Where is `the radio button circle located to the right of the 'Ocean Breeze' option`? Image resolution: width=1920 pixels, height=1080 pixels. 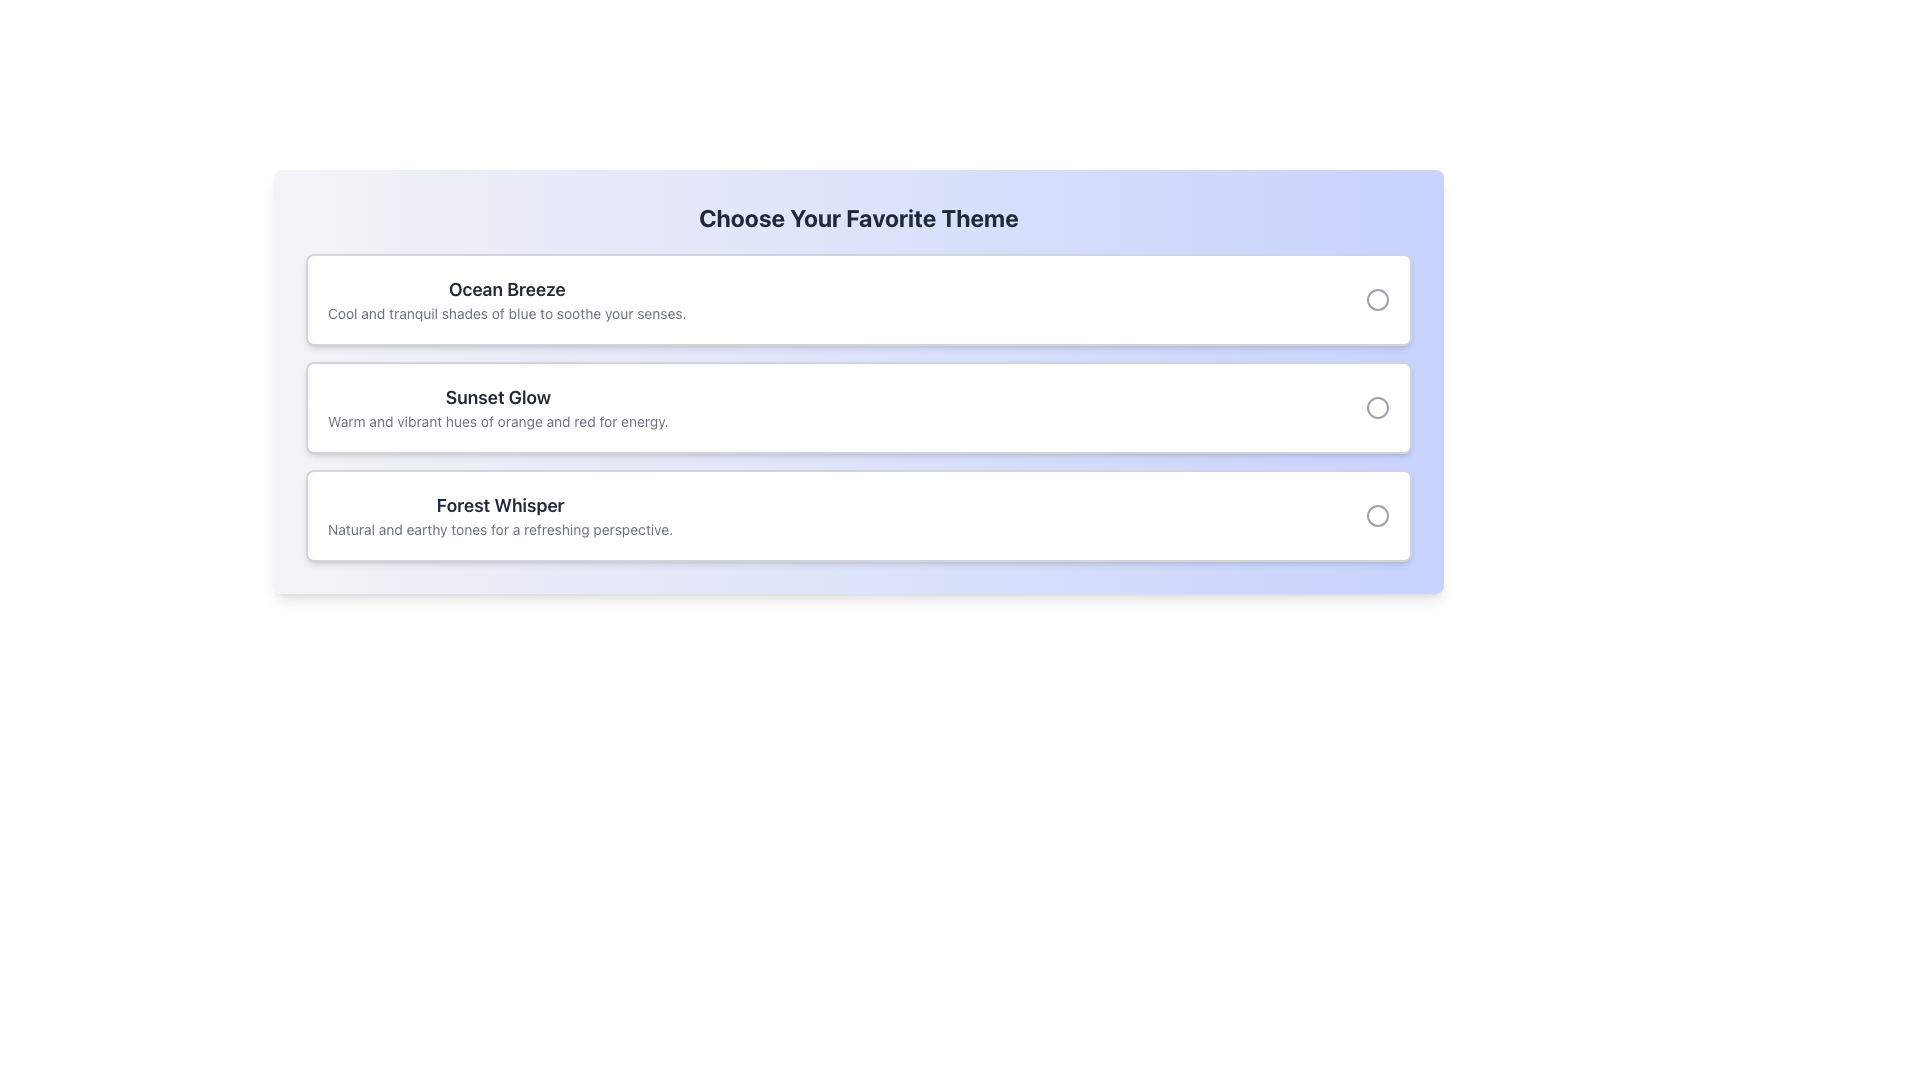
the radio button circle located to the right of the 'Ocean Breeze' option is located at coordinates (1376, 300).